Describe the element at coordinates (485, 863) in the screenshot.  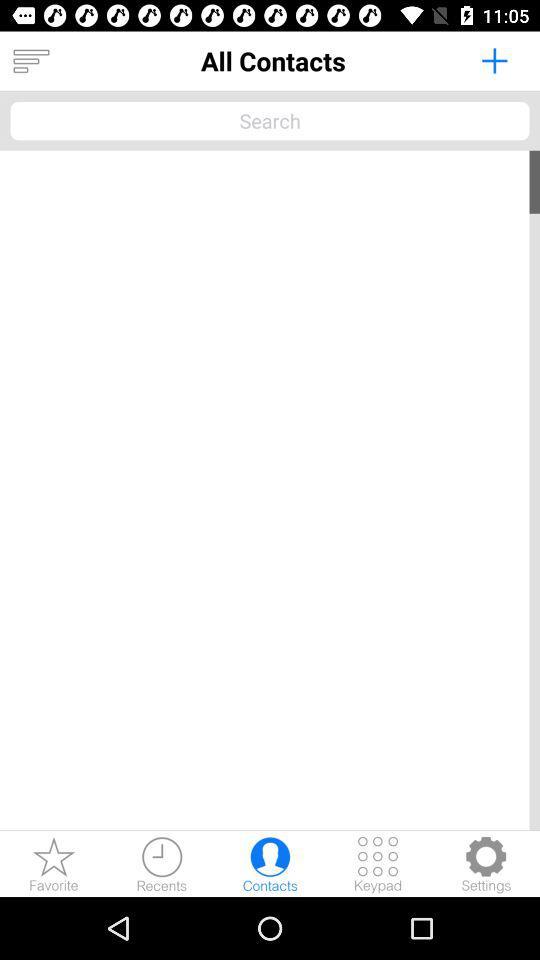
I see `settings` at that location.